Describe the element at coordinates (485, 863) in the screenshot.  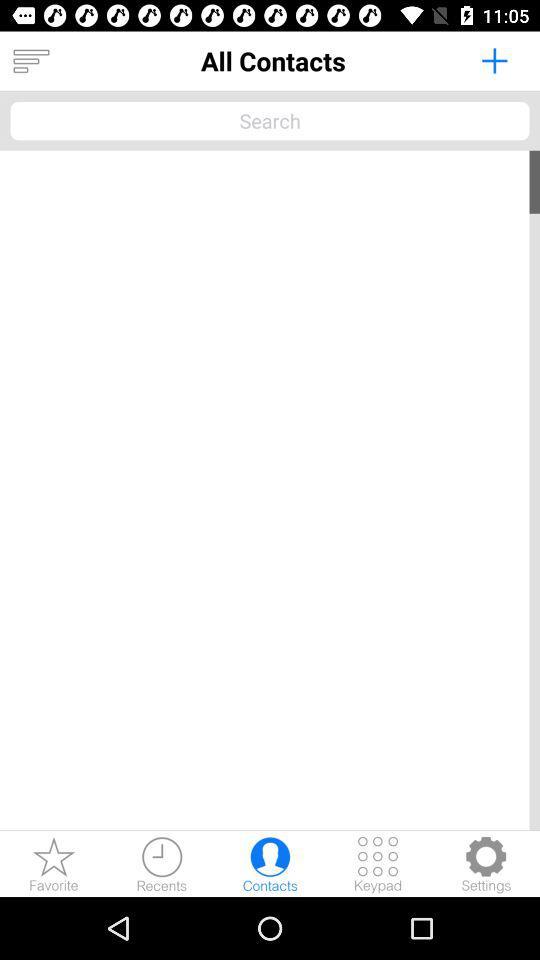
I see `settings` at that location.